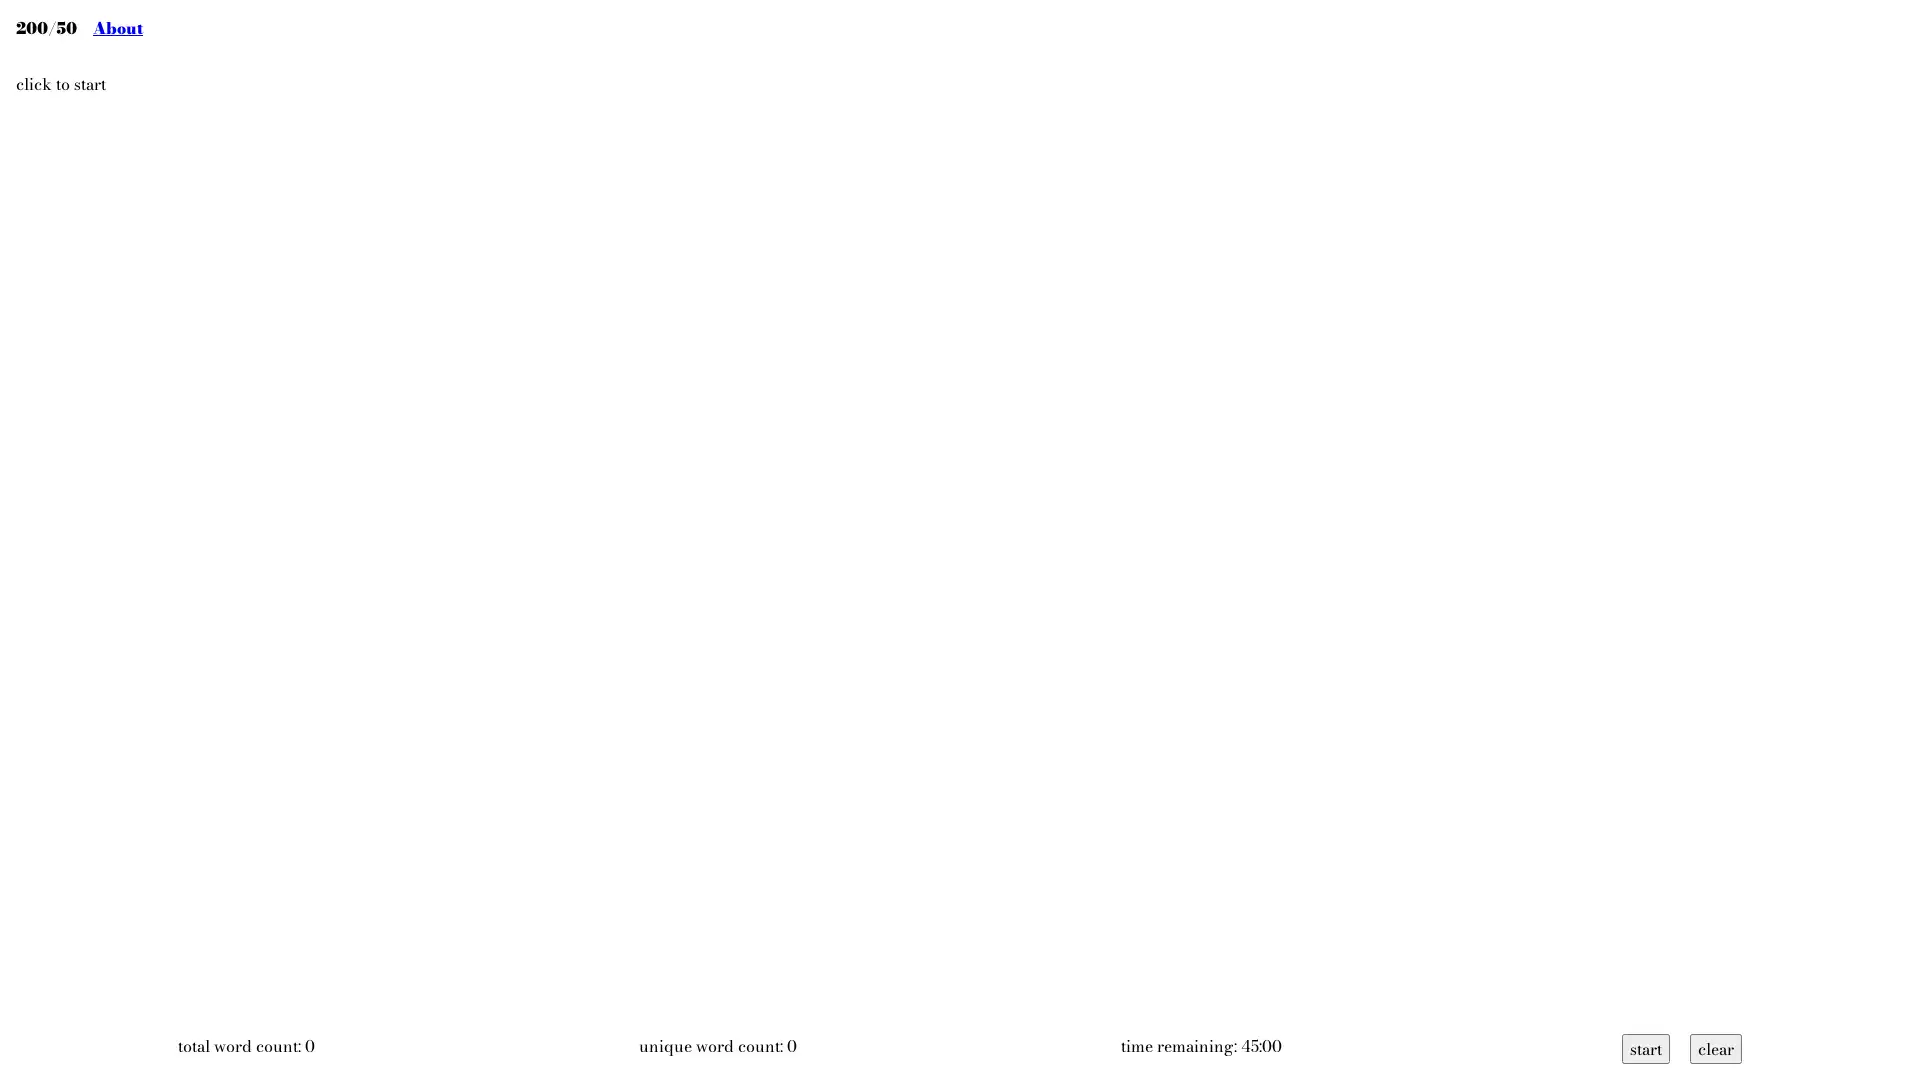 The height and width of the screenshot is (1080, 1920). What do you see at coordinates (1715, 1048) in the screenshot?
I see `clear` at bounding box center [1715, 1048].